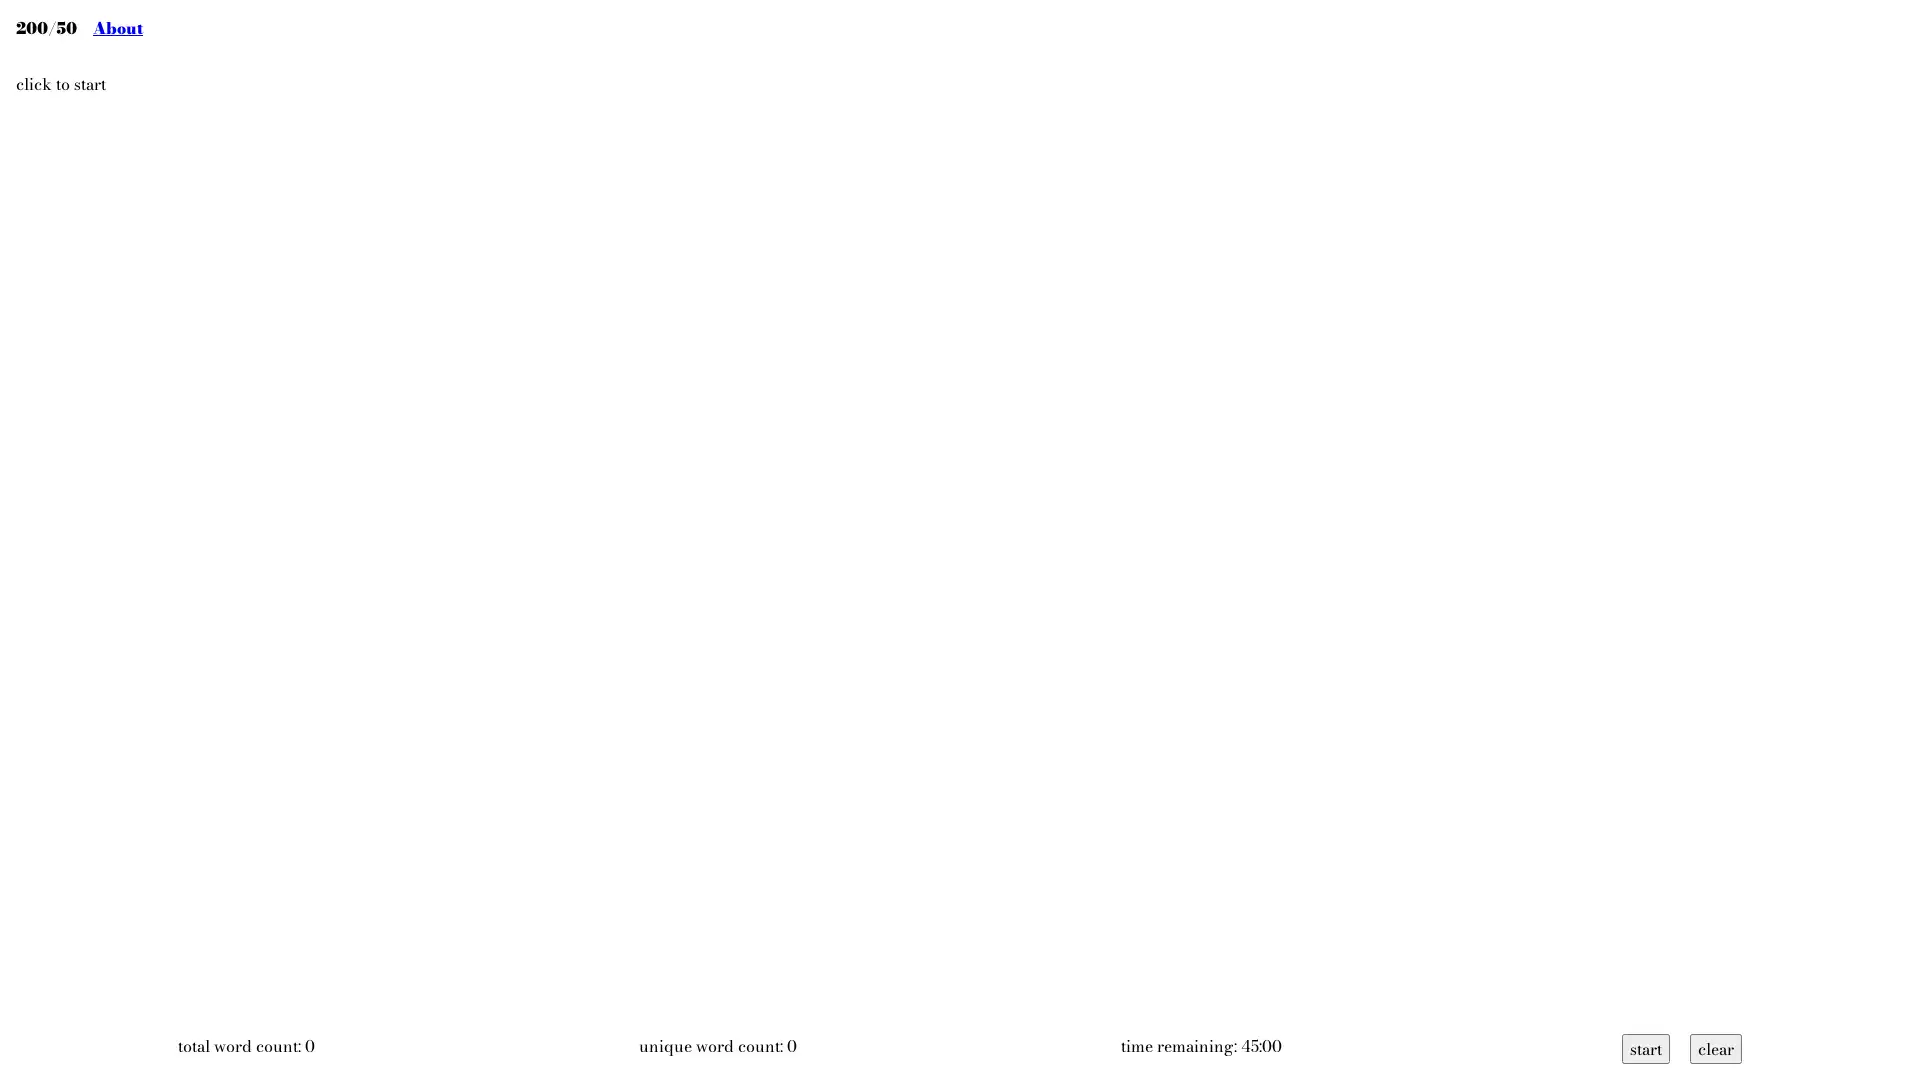 The height and width of the screenshot is (1080, 1920). What do you see at coordinates (1715, 1048) in the screenshot?
I see `clear` at bounding box center [1715, 1048].